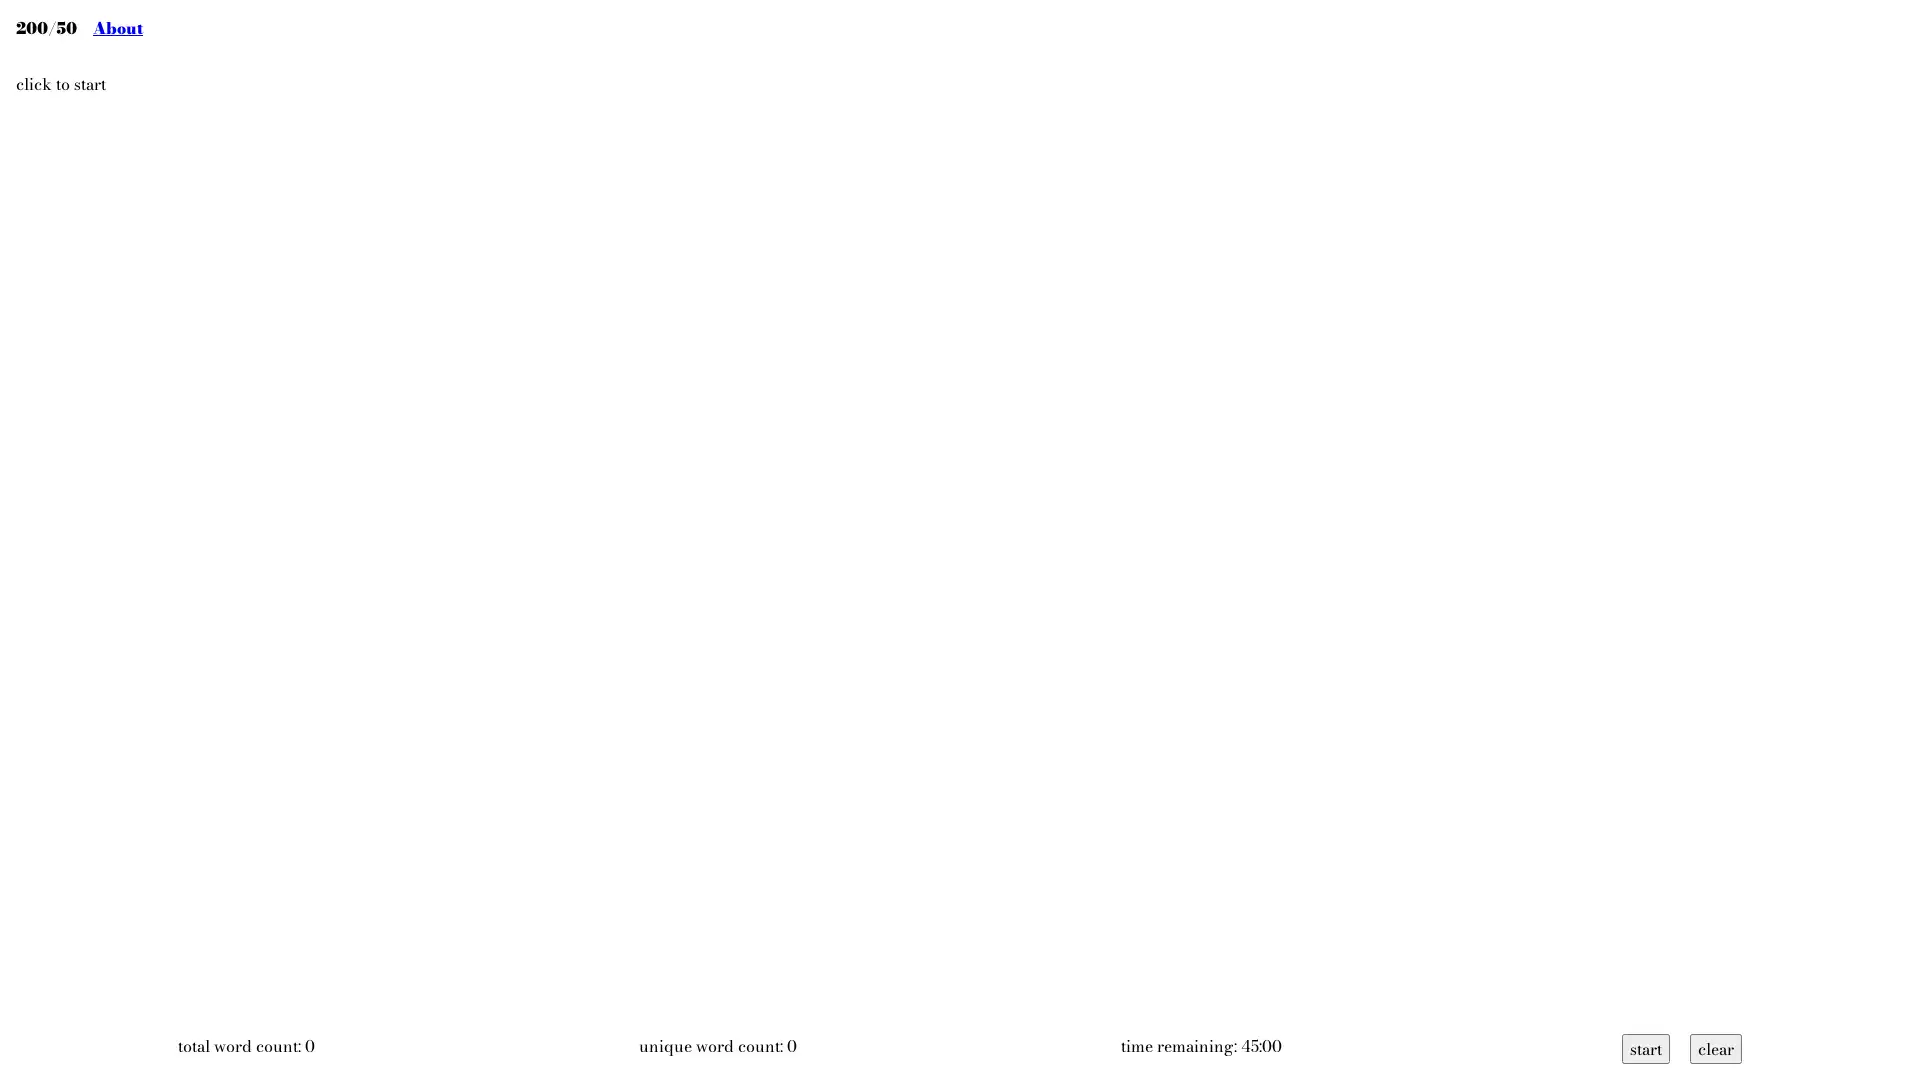 The height and width of the screenshot is (1080, 1920). What do you see at coordinates (1715, 1048) in the screenshot?
I see `clear` at bounding box center [1715, 1048].